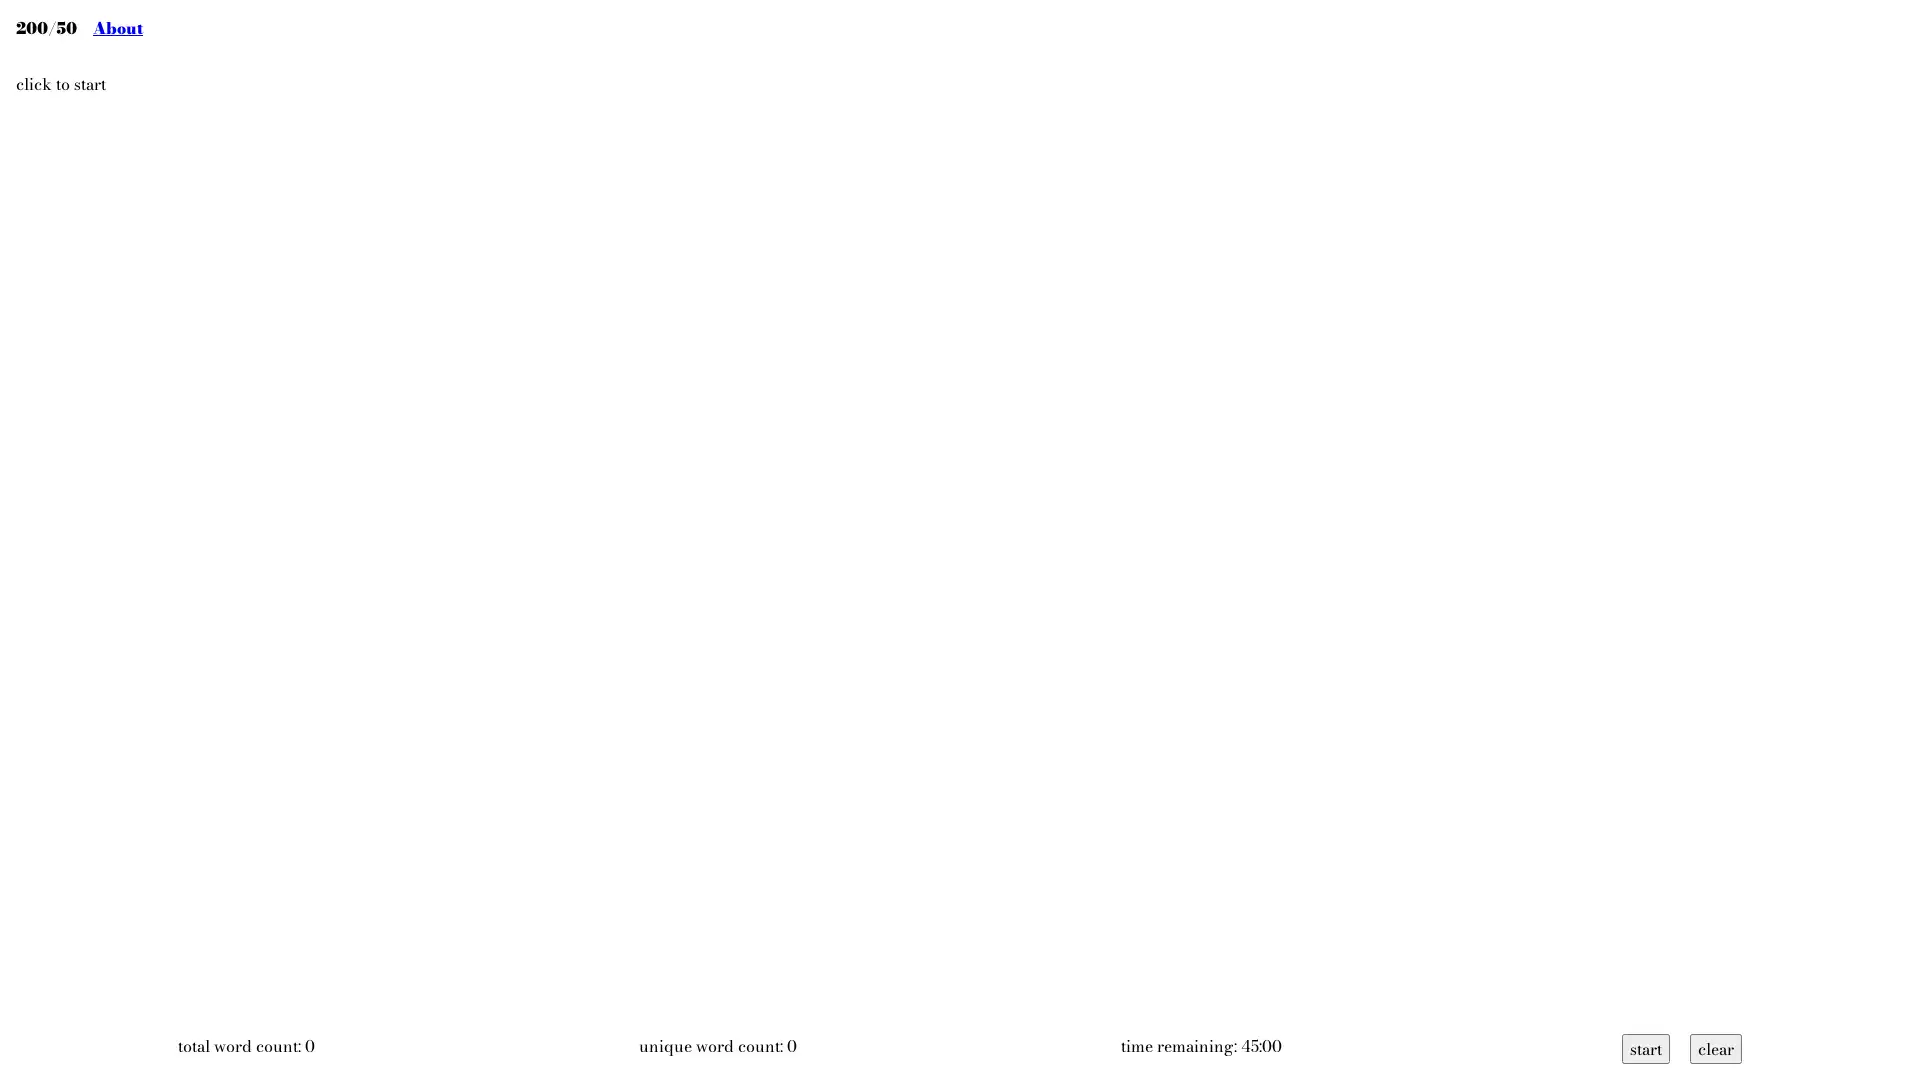 The height and width of the screenshot is (1080, 1920). What do you see at coordinates (1715, 1048) in the screenshot?
I see `clear` at bounding box center [1715, 1048].